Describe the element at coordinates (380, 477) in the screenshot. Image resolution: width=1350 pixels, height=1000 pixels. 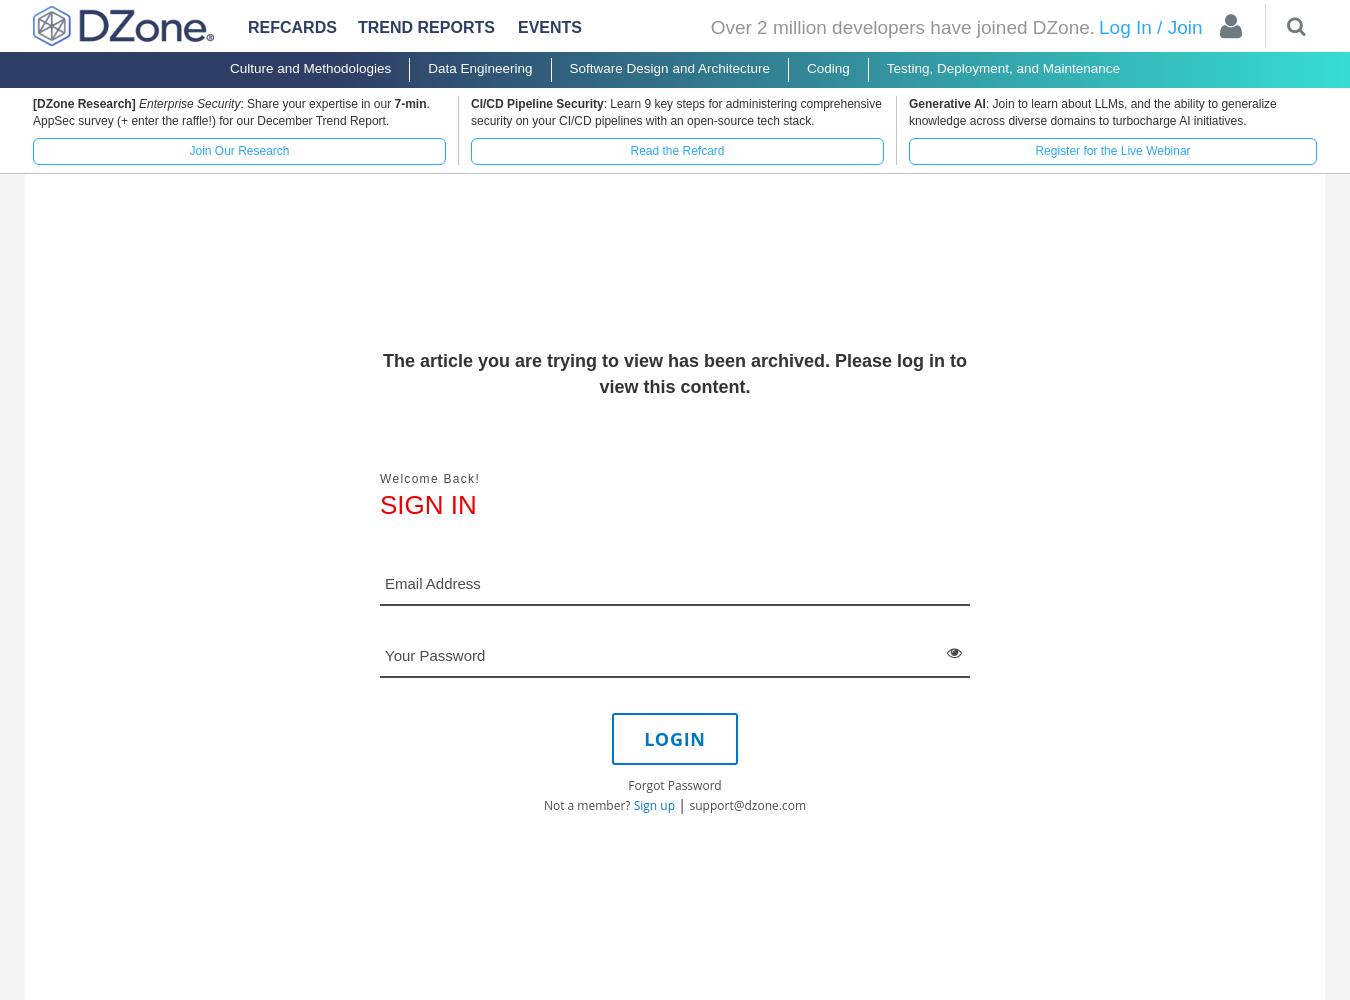
I see `'Welcome Back!'` at that location.